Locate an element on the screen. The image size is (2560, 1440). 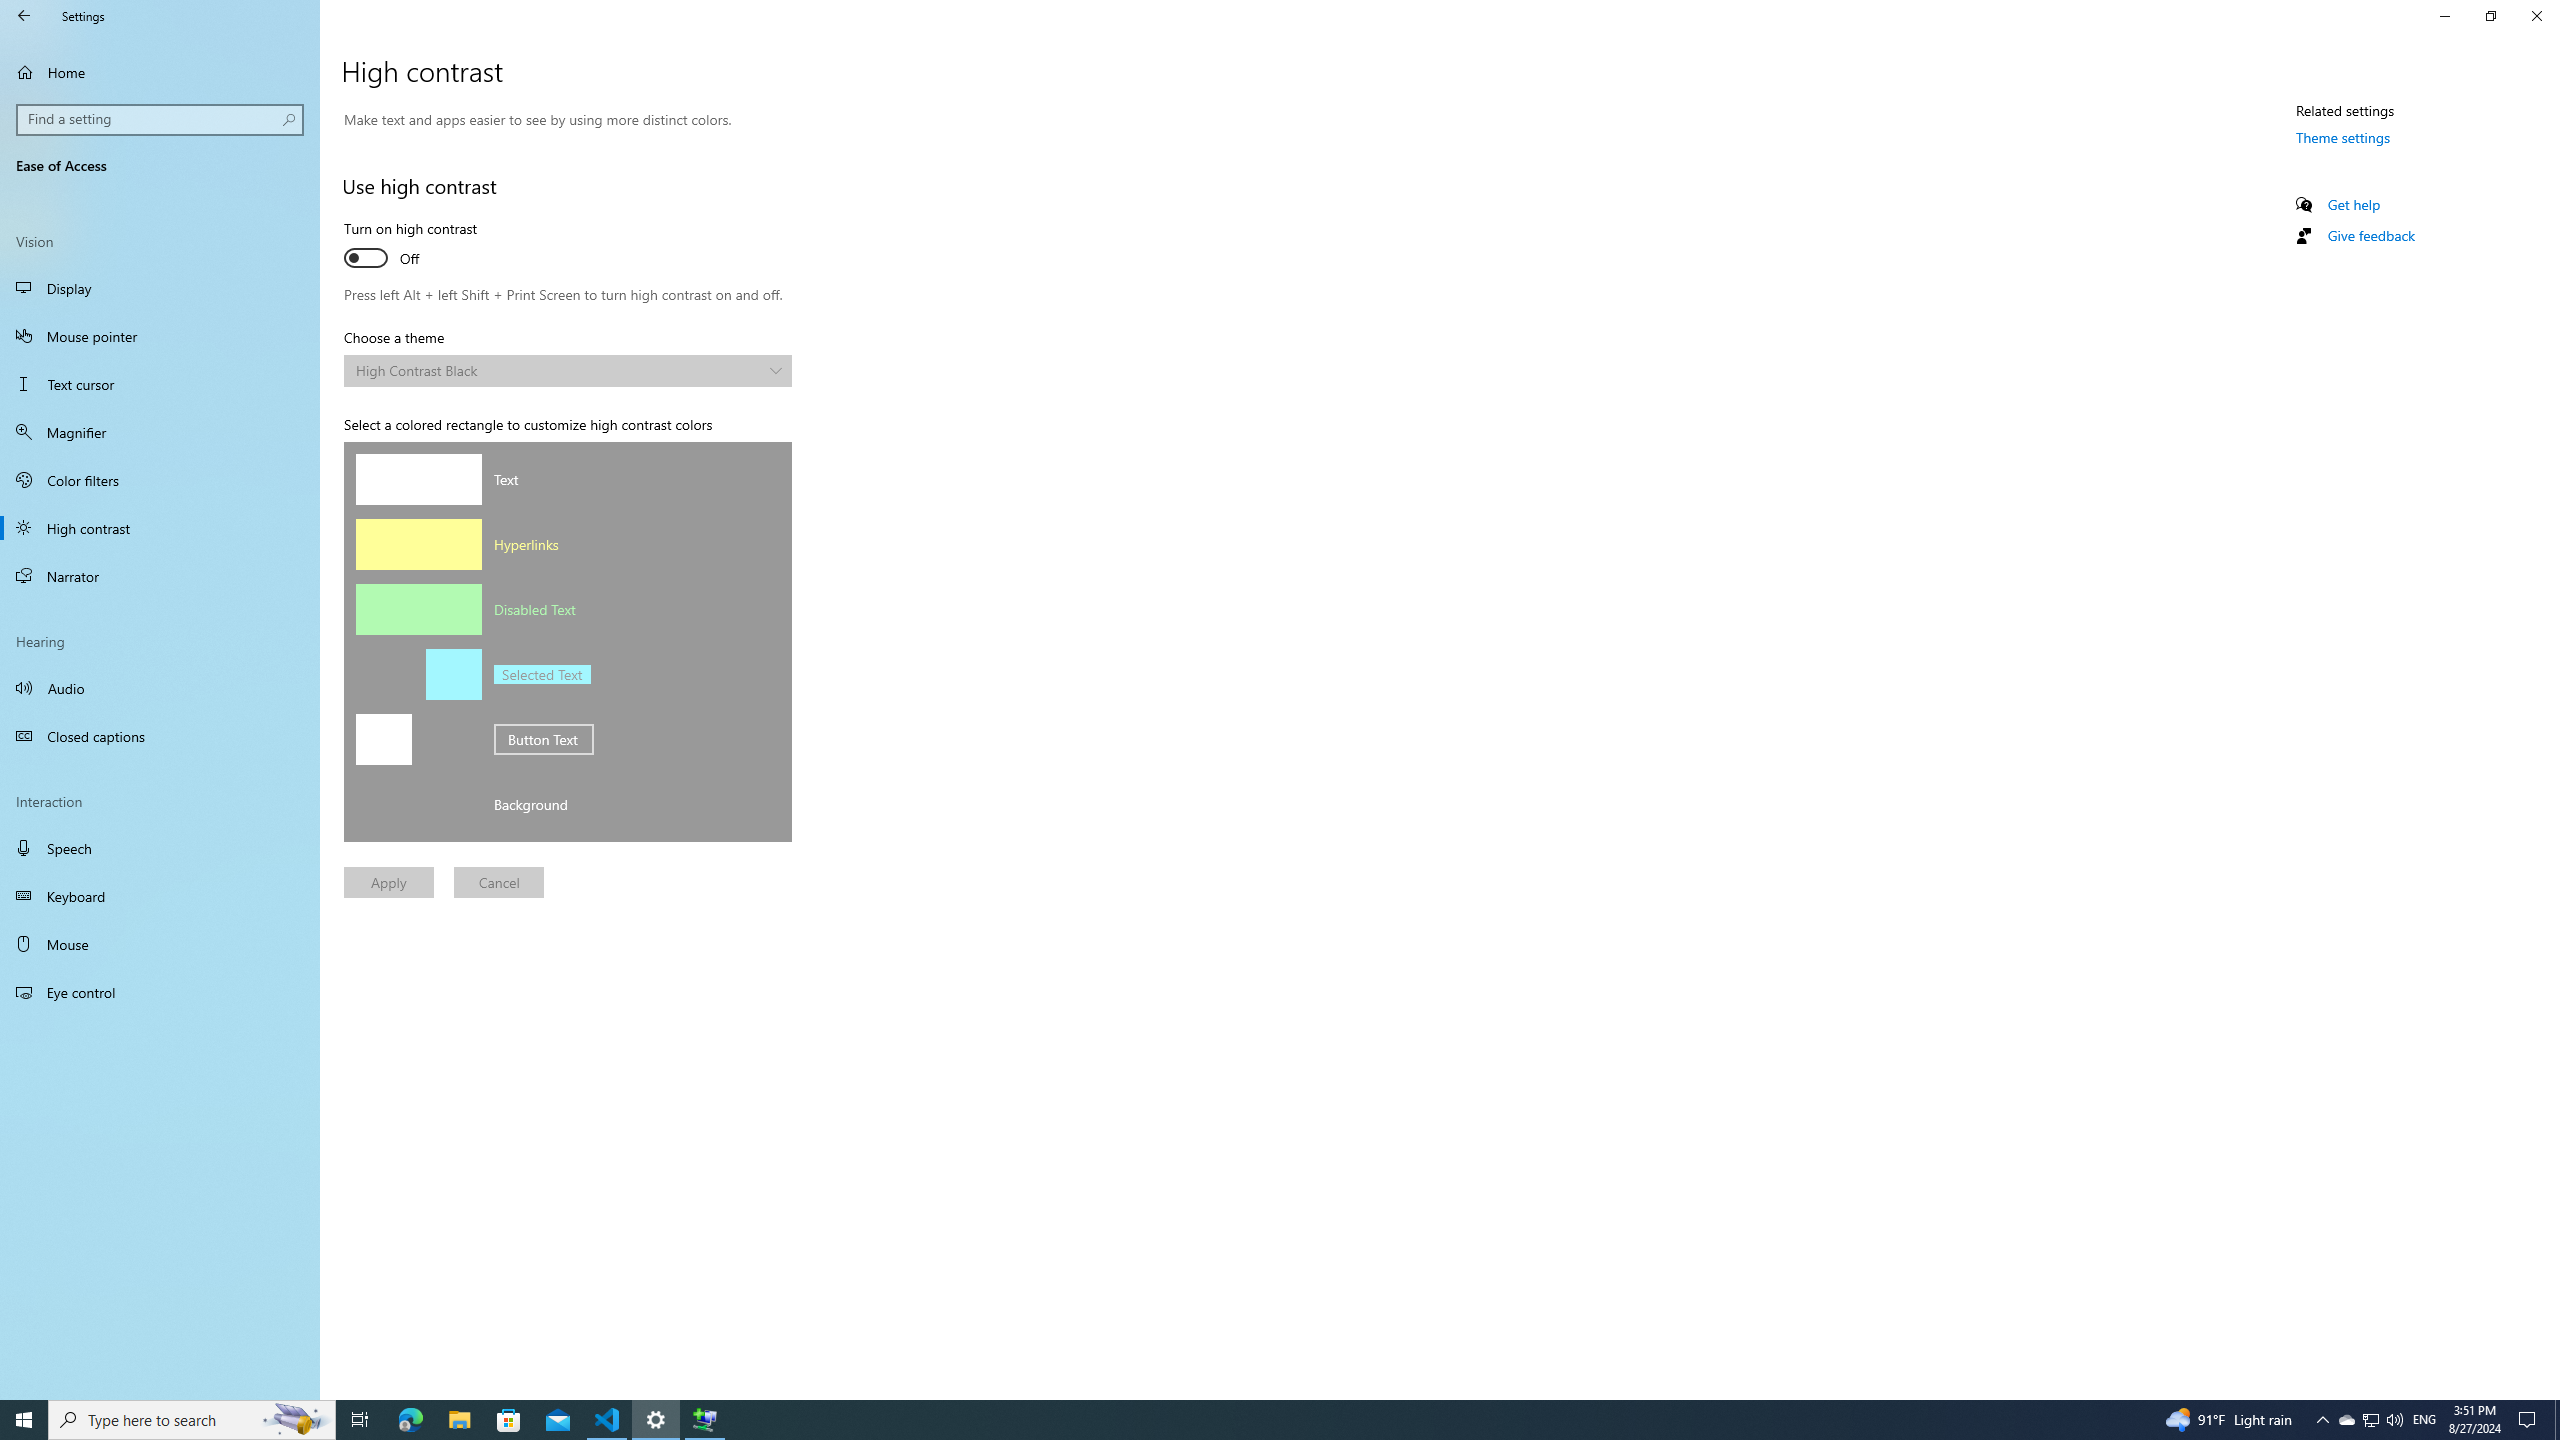
'Apply' is located at coordinates (388, 881).